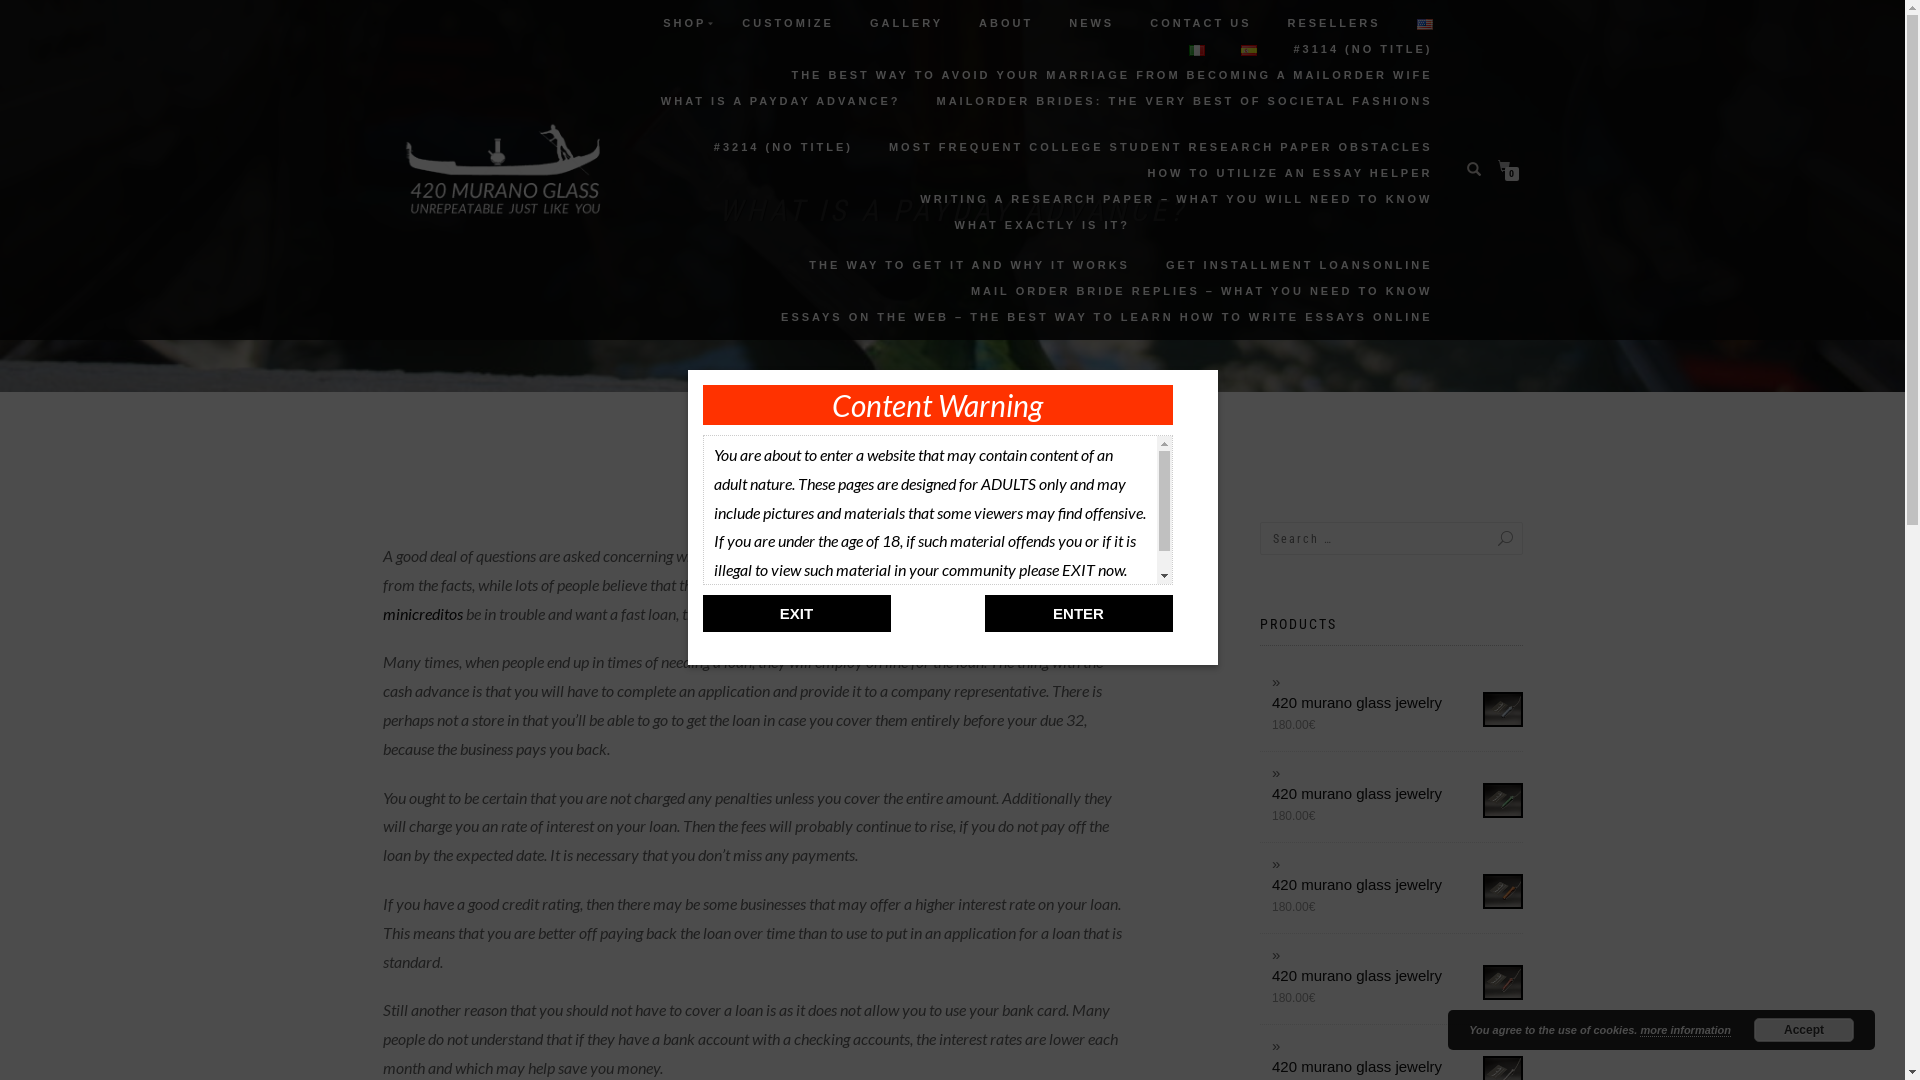 This screenshot has height=1080, width=1920. What do you see at coordinates (1484, 537) in the screenshot?
I see `'Search'` at bounding box center [1484, 537].